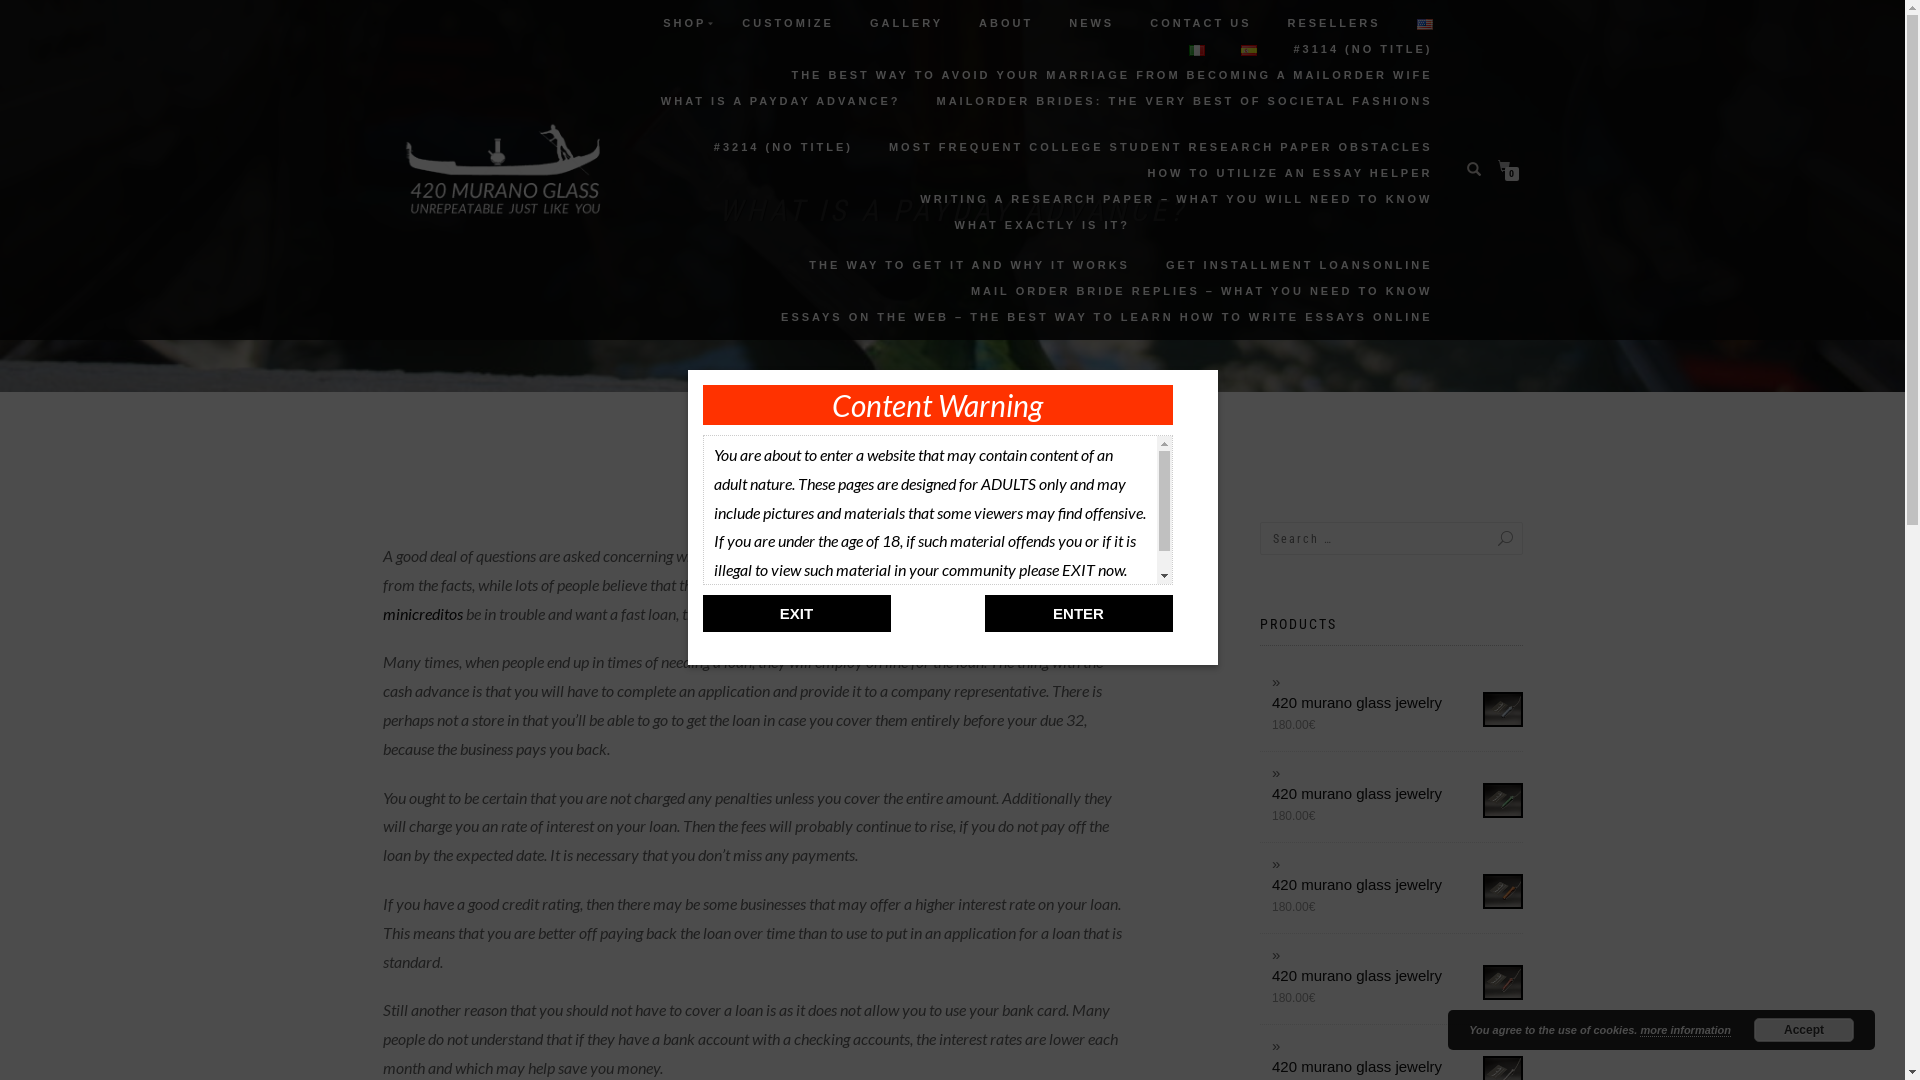 This screenshot has height=1080, width=1920. What do you see at coordinates (1484, 537) in the screenshot?
I see `'Search'` at bounding box center [1484, 537].